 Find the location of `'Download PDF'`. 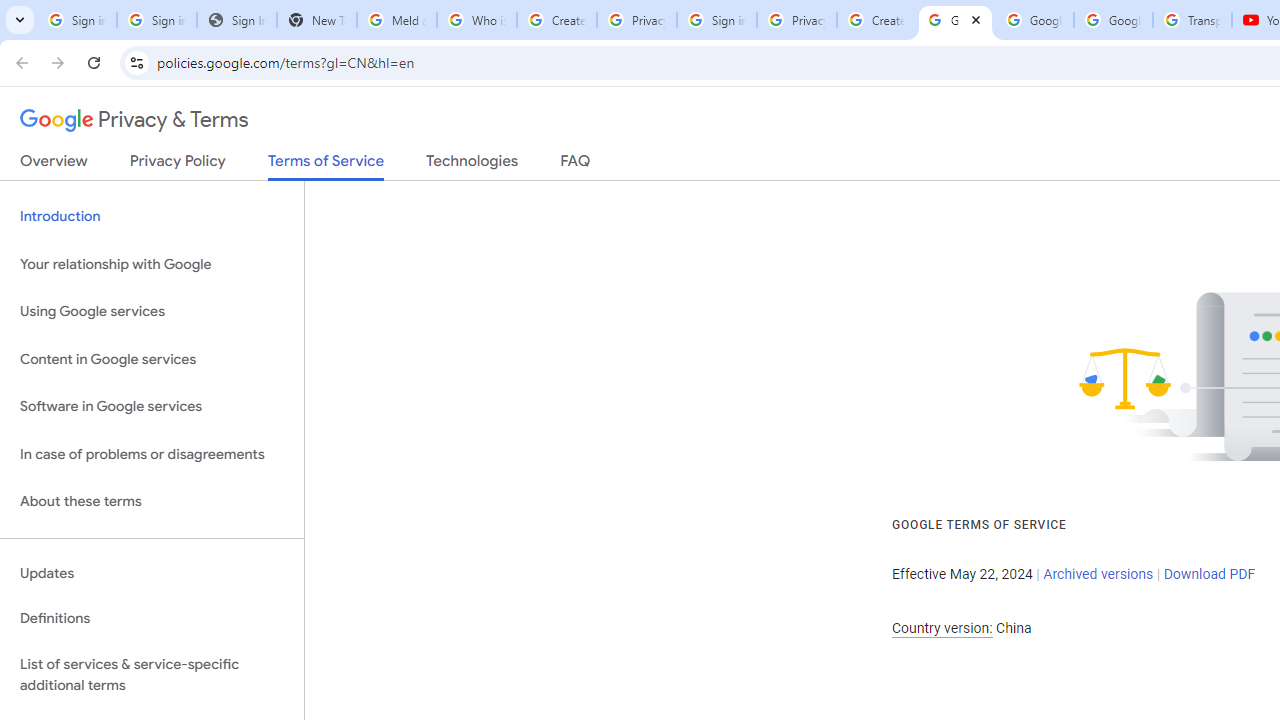

'Download PDF' is located at coordinates (1208, 574).